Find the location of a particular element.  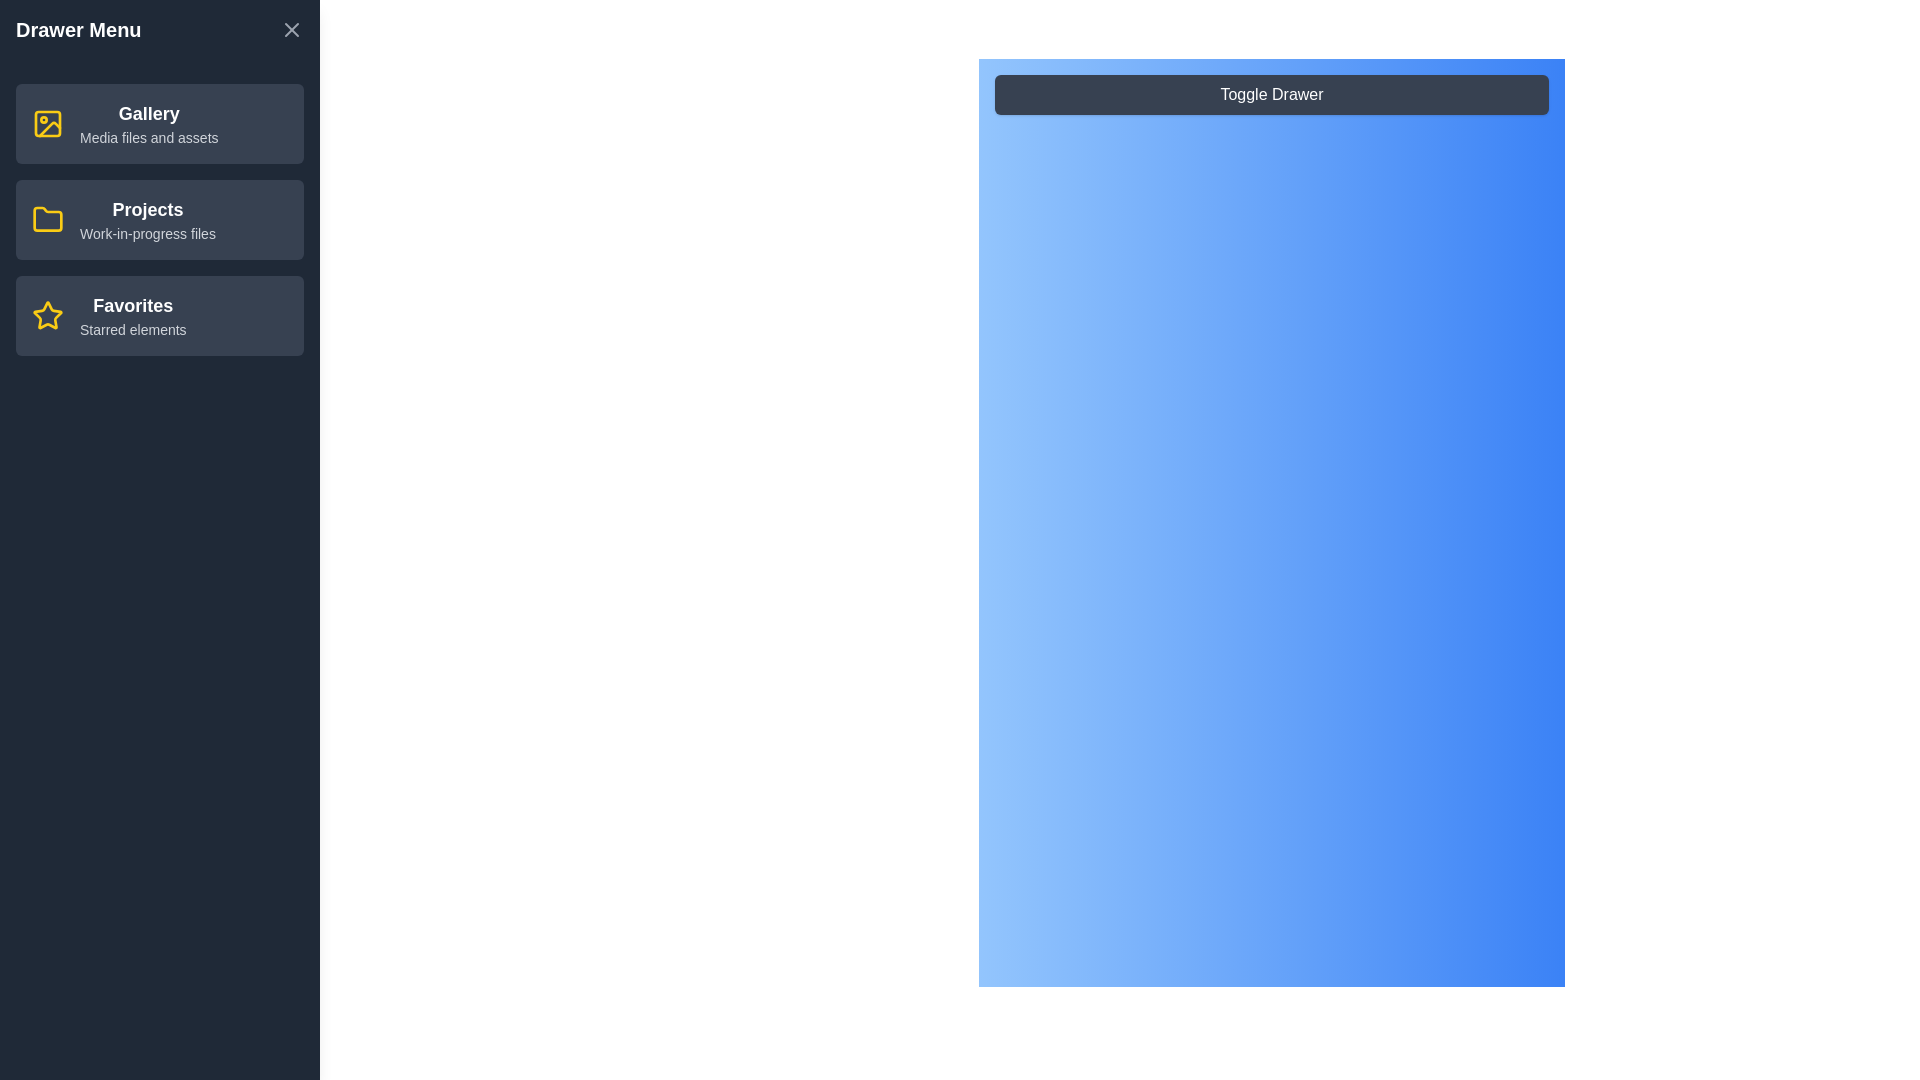

the menu item Gallery from the drawer is located at coordinates (158, 123).